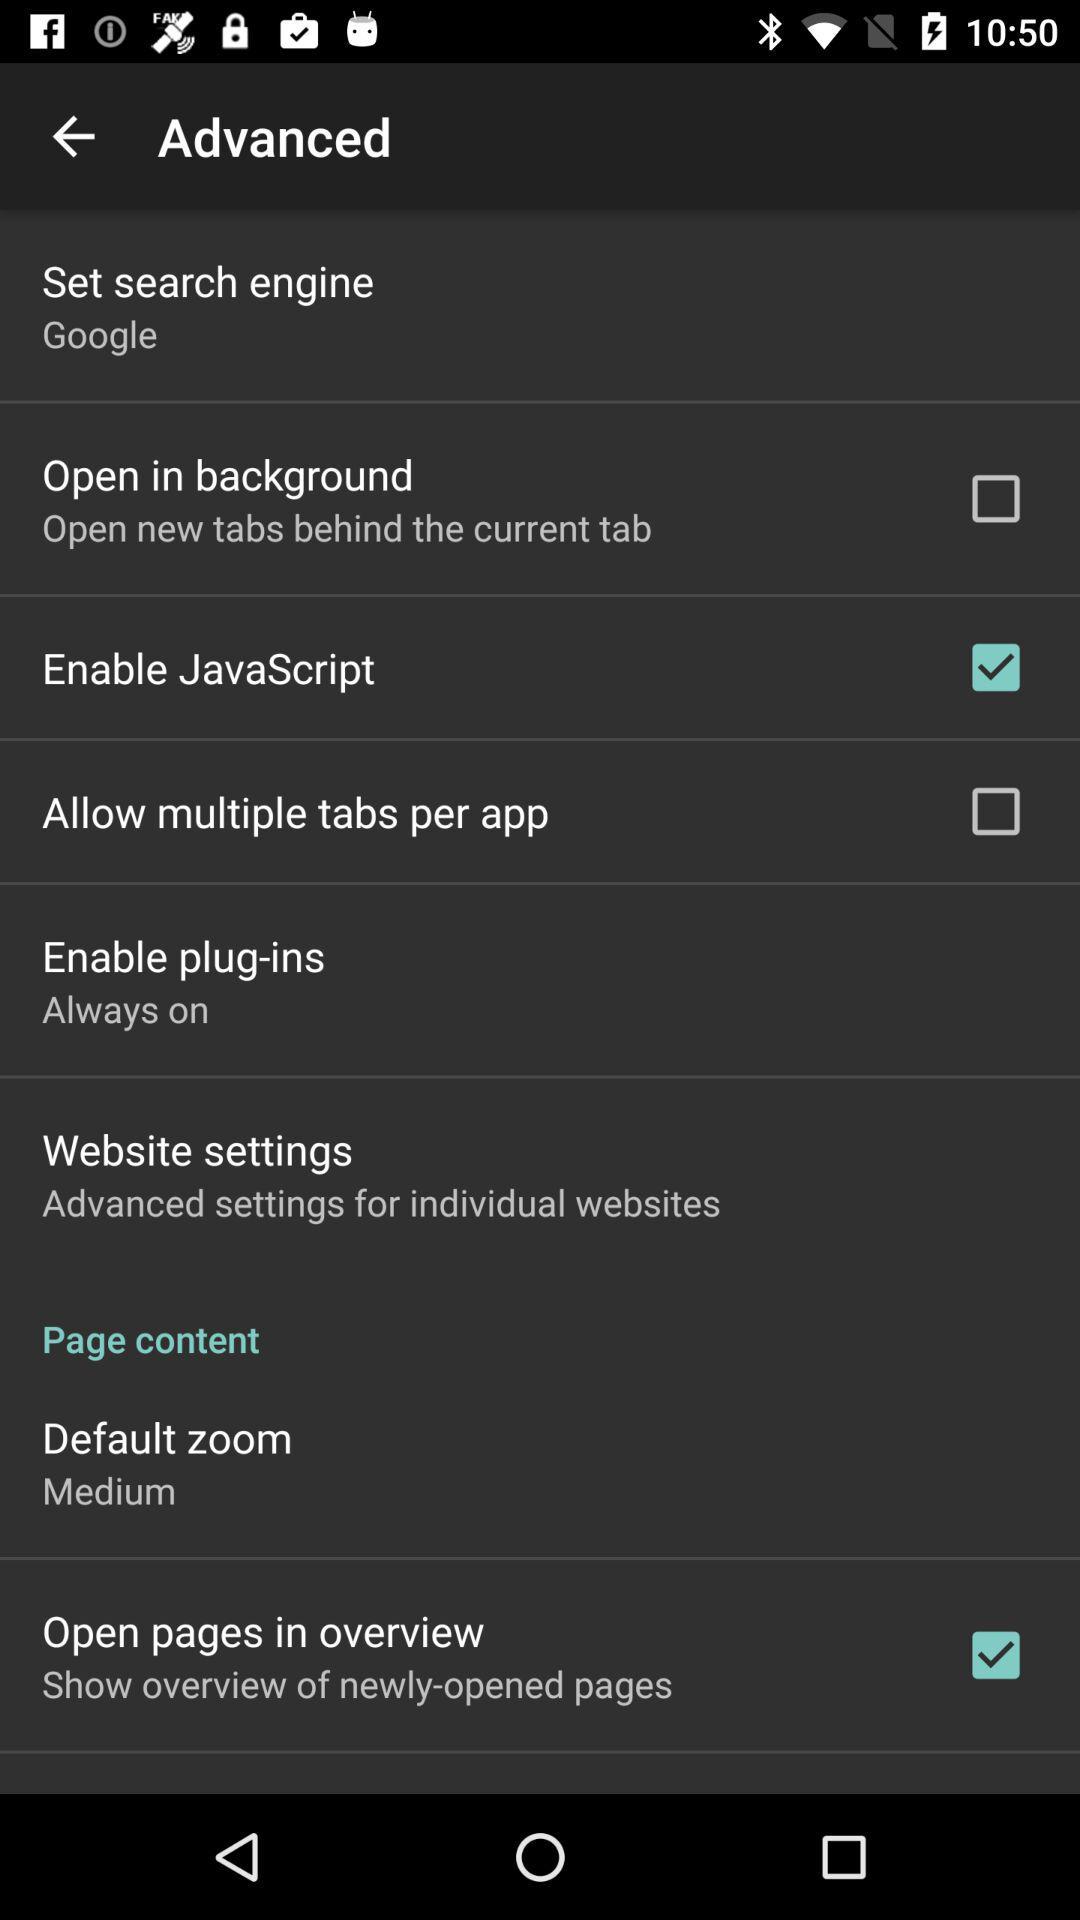 Image resolution: width=1080 pixels, height=1920 pixels. I want to click on the icon below enable plug-ins item, so click(125, 1008).